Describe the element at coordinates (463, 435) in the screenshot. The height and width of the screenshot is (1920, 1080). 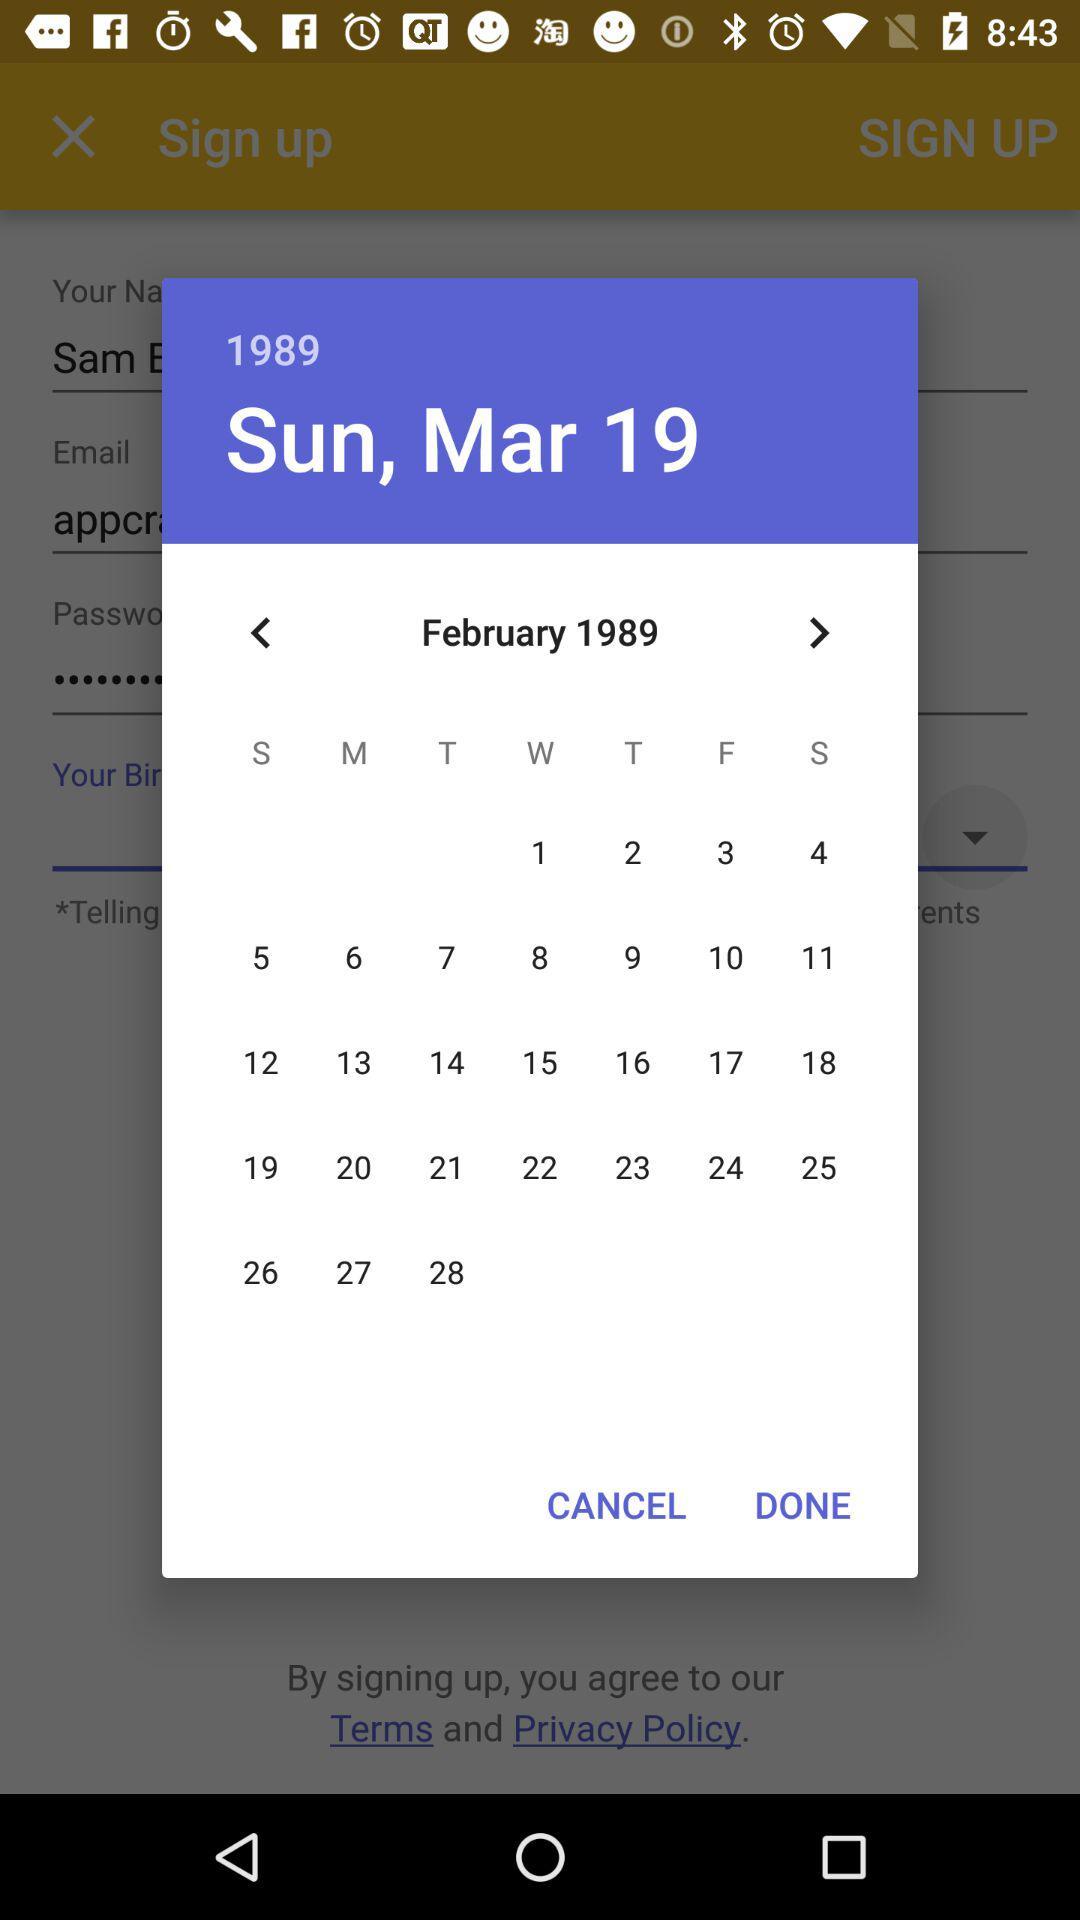
I see `the icon below the 1989 item` at that location.